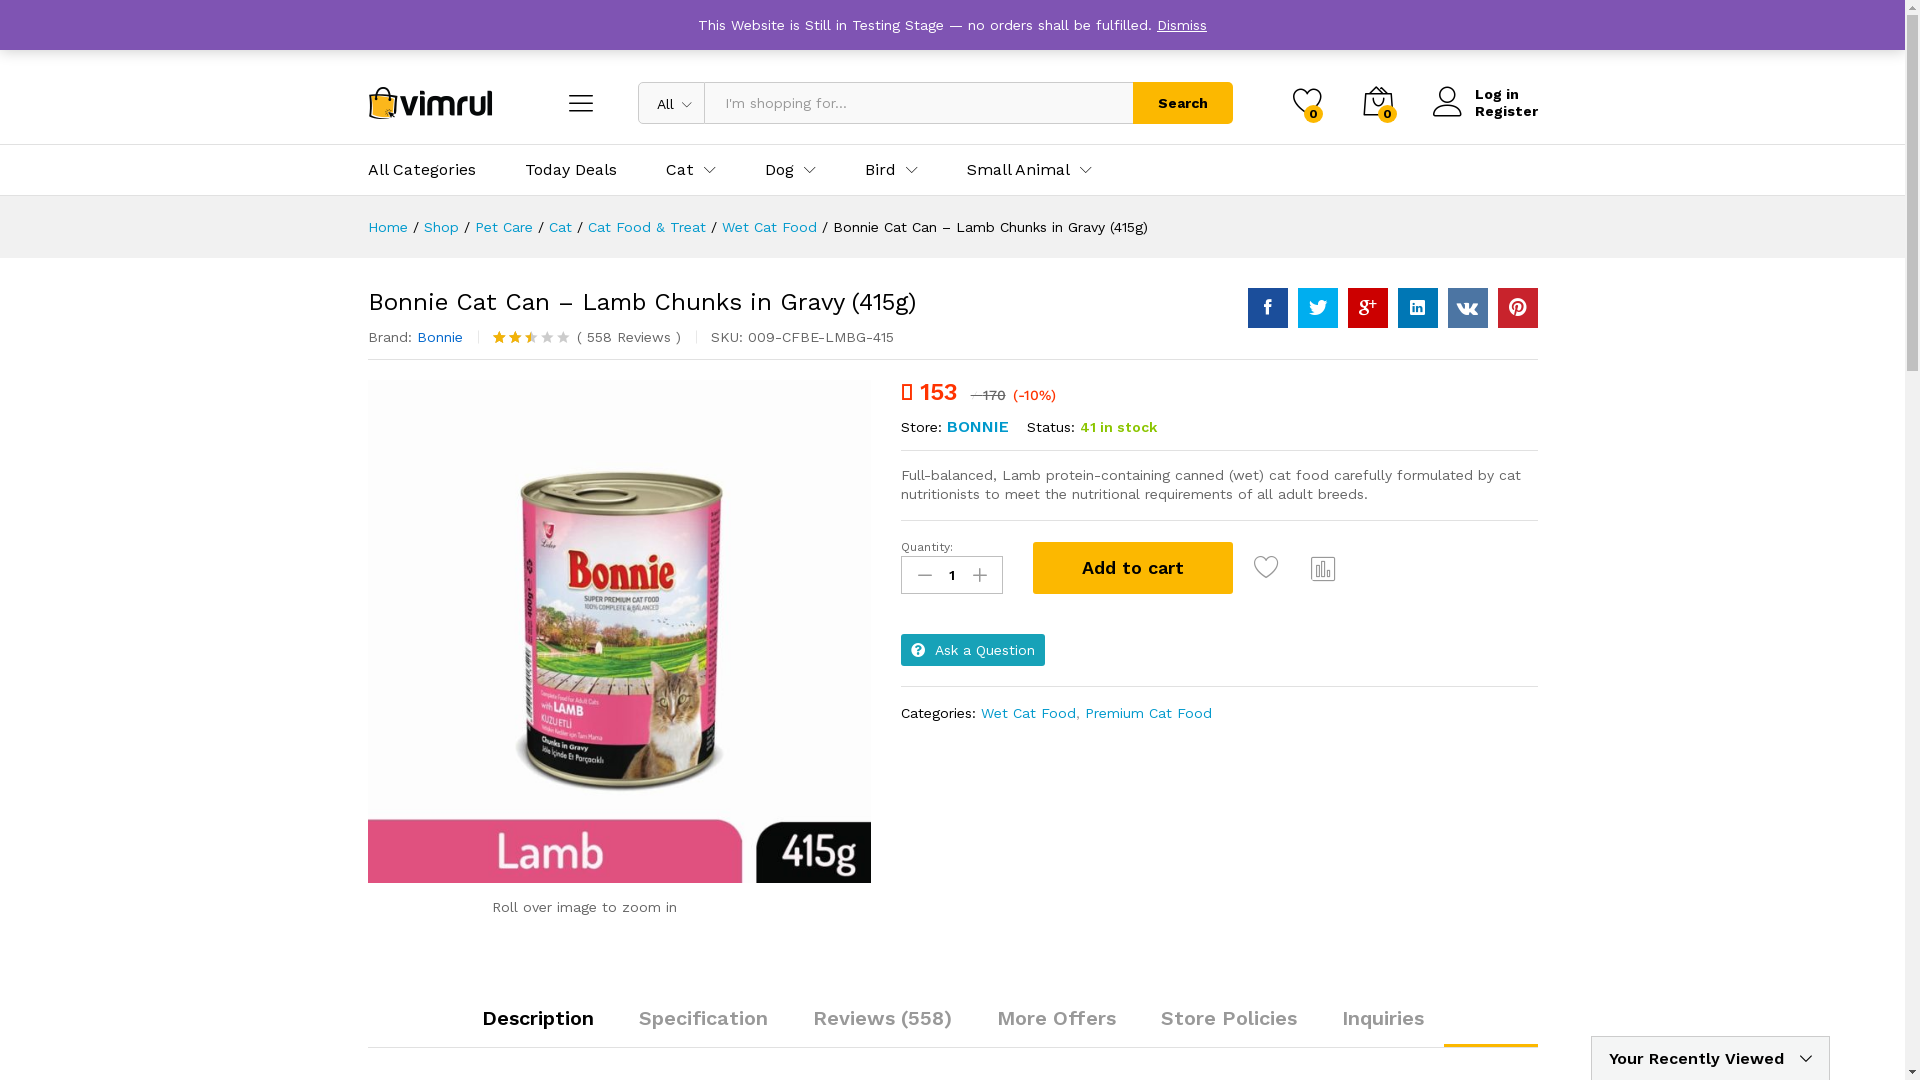 This screenshot has height=1080, width=1920. Describe the element at coordinates (437, 335) in the screenshot. I see `'Bonnie'` at that location.